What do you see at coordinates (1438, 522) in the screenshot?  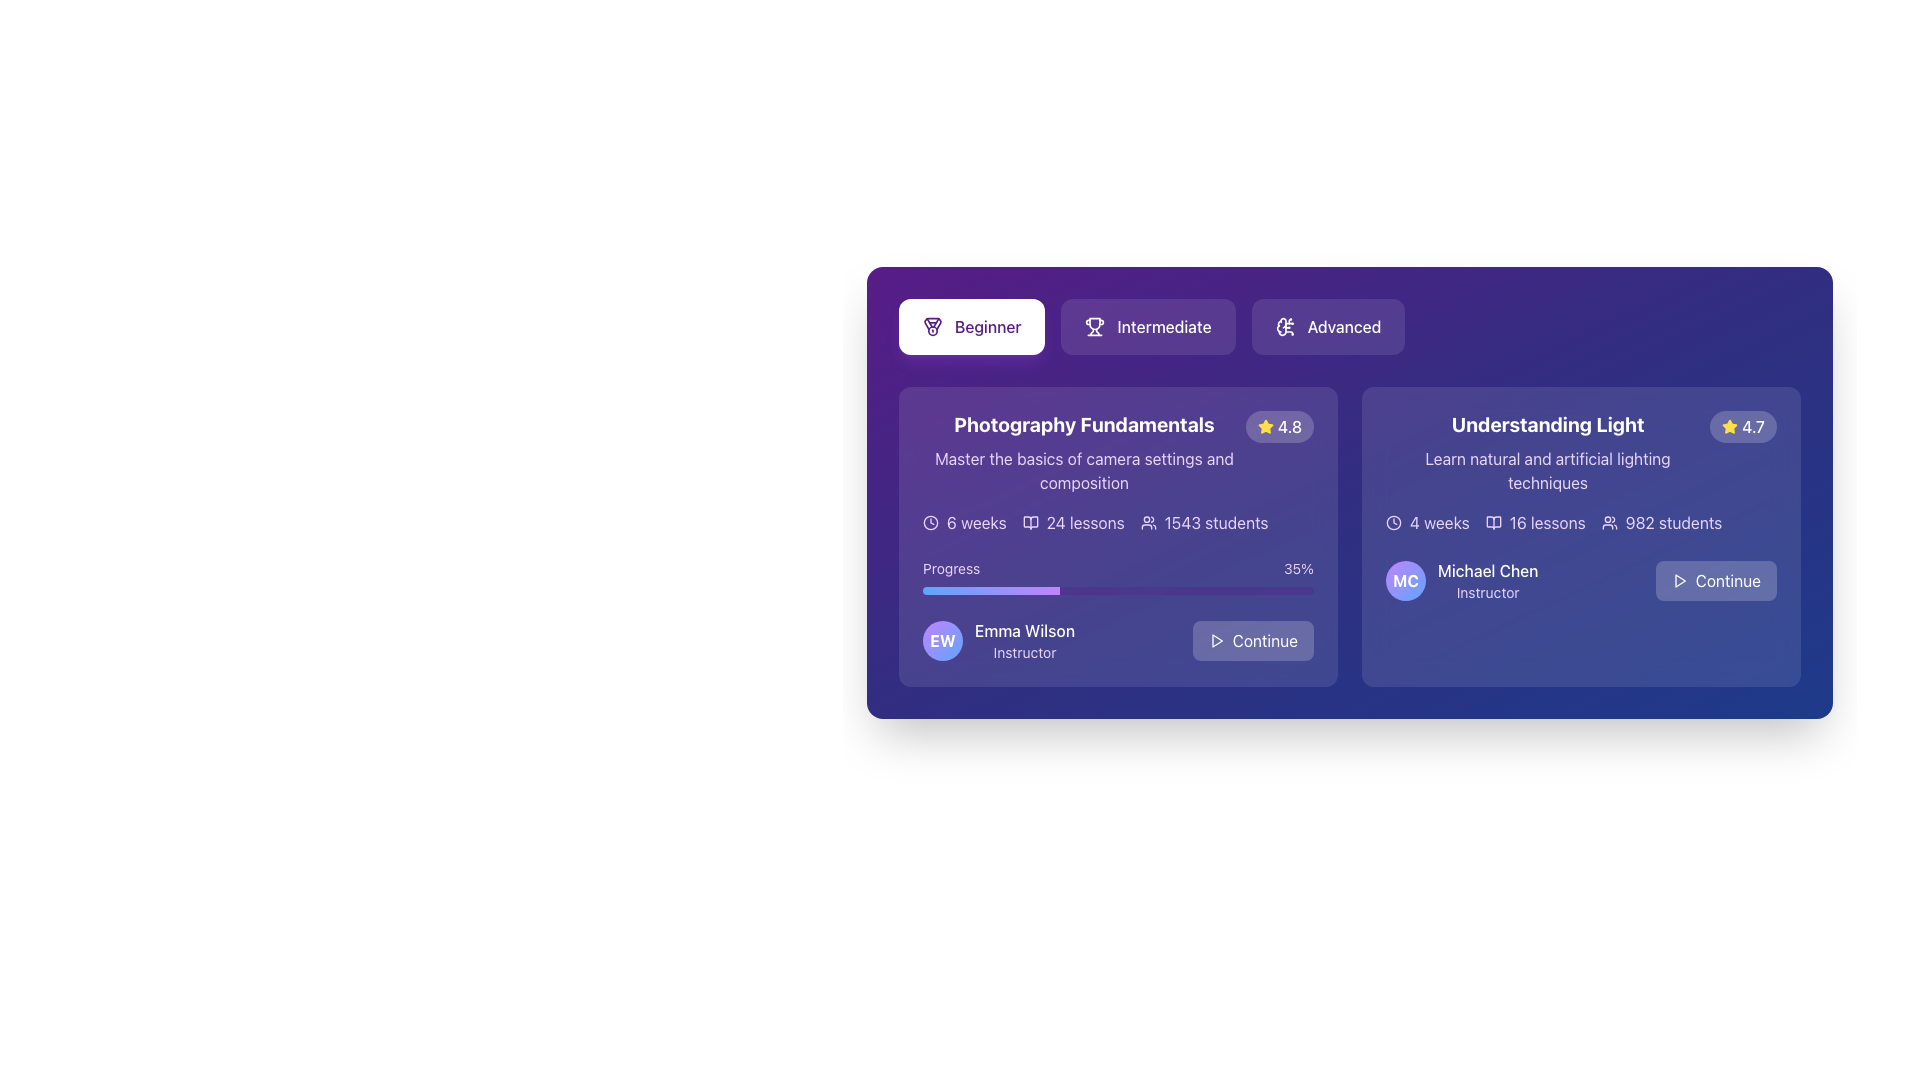 I see `information displayed on the Text Label indicating the duration of the course located in the 'Understanding Light' section of the second course card, positioned to the right of the interface with a clock icon to its left` at bounding box center [1438, 522].